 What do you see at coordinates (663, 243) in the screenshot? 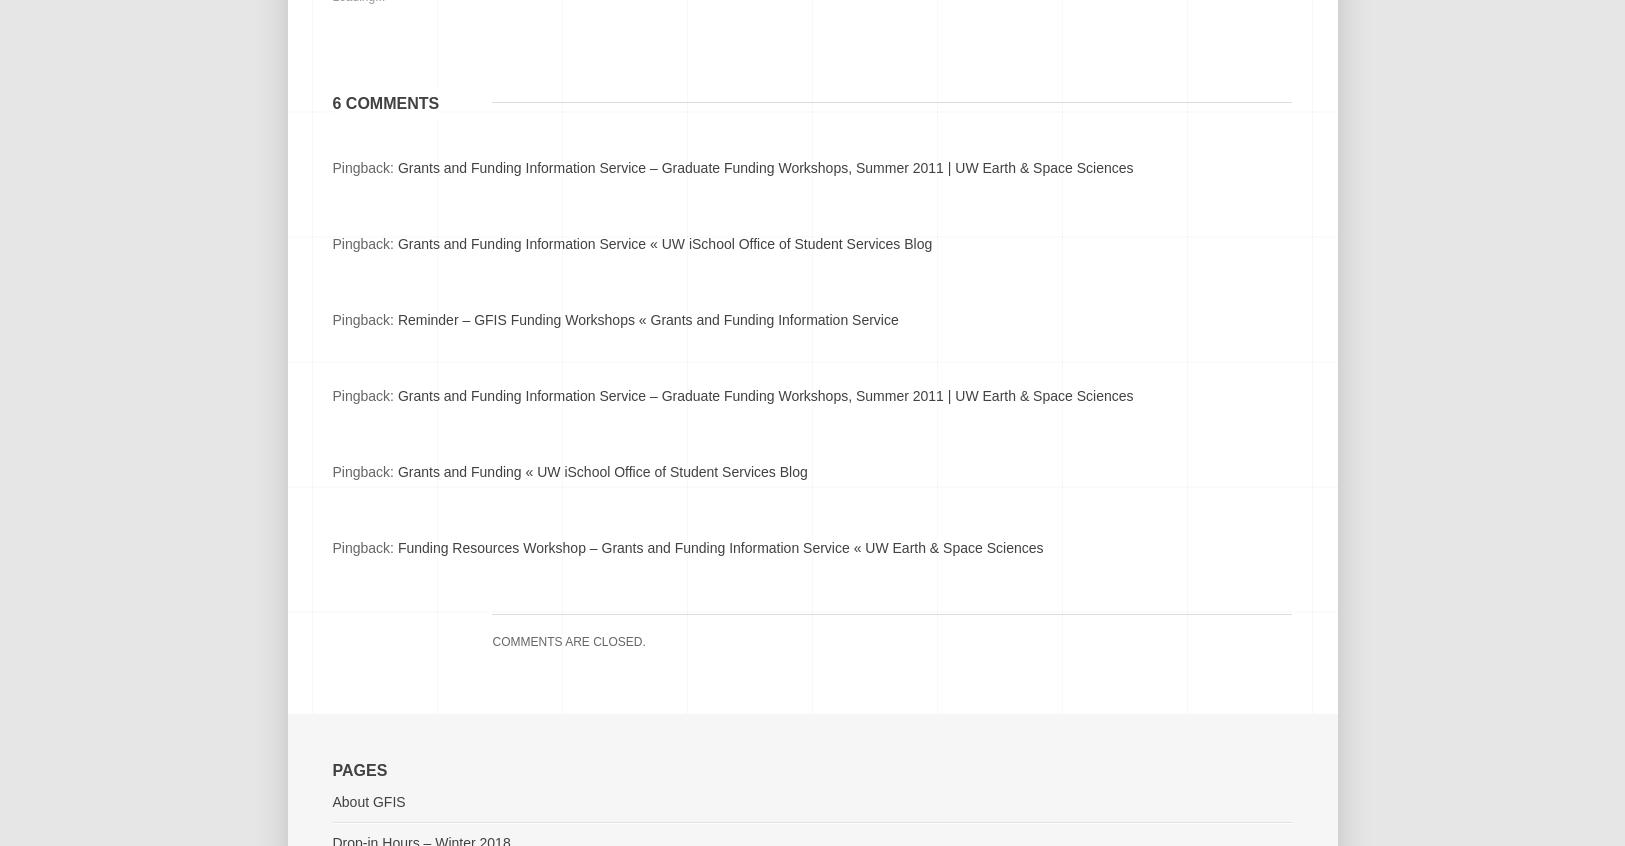
I see `'Grants and Funding Information Service « UW iSchool Office of Student Services Blog'` at bounding box center [663, 243].